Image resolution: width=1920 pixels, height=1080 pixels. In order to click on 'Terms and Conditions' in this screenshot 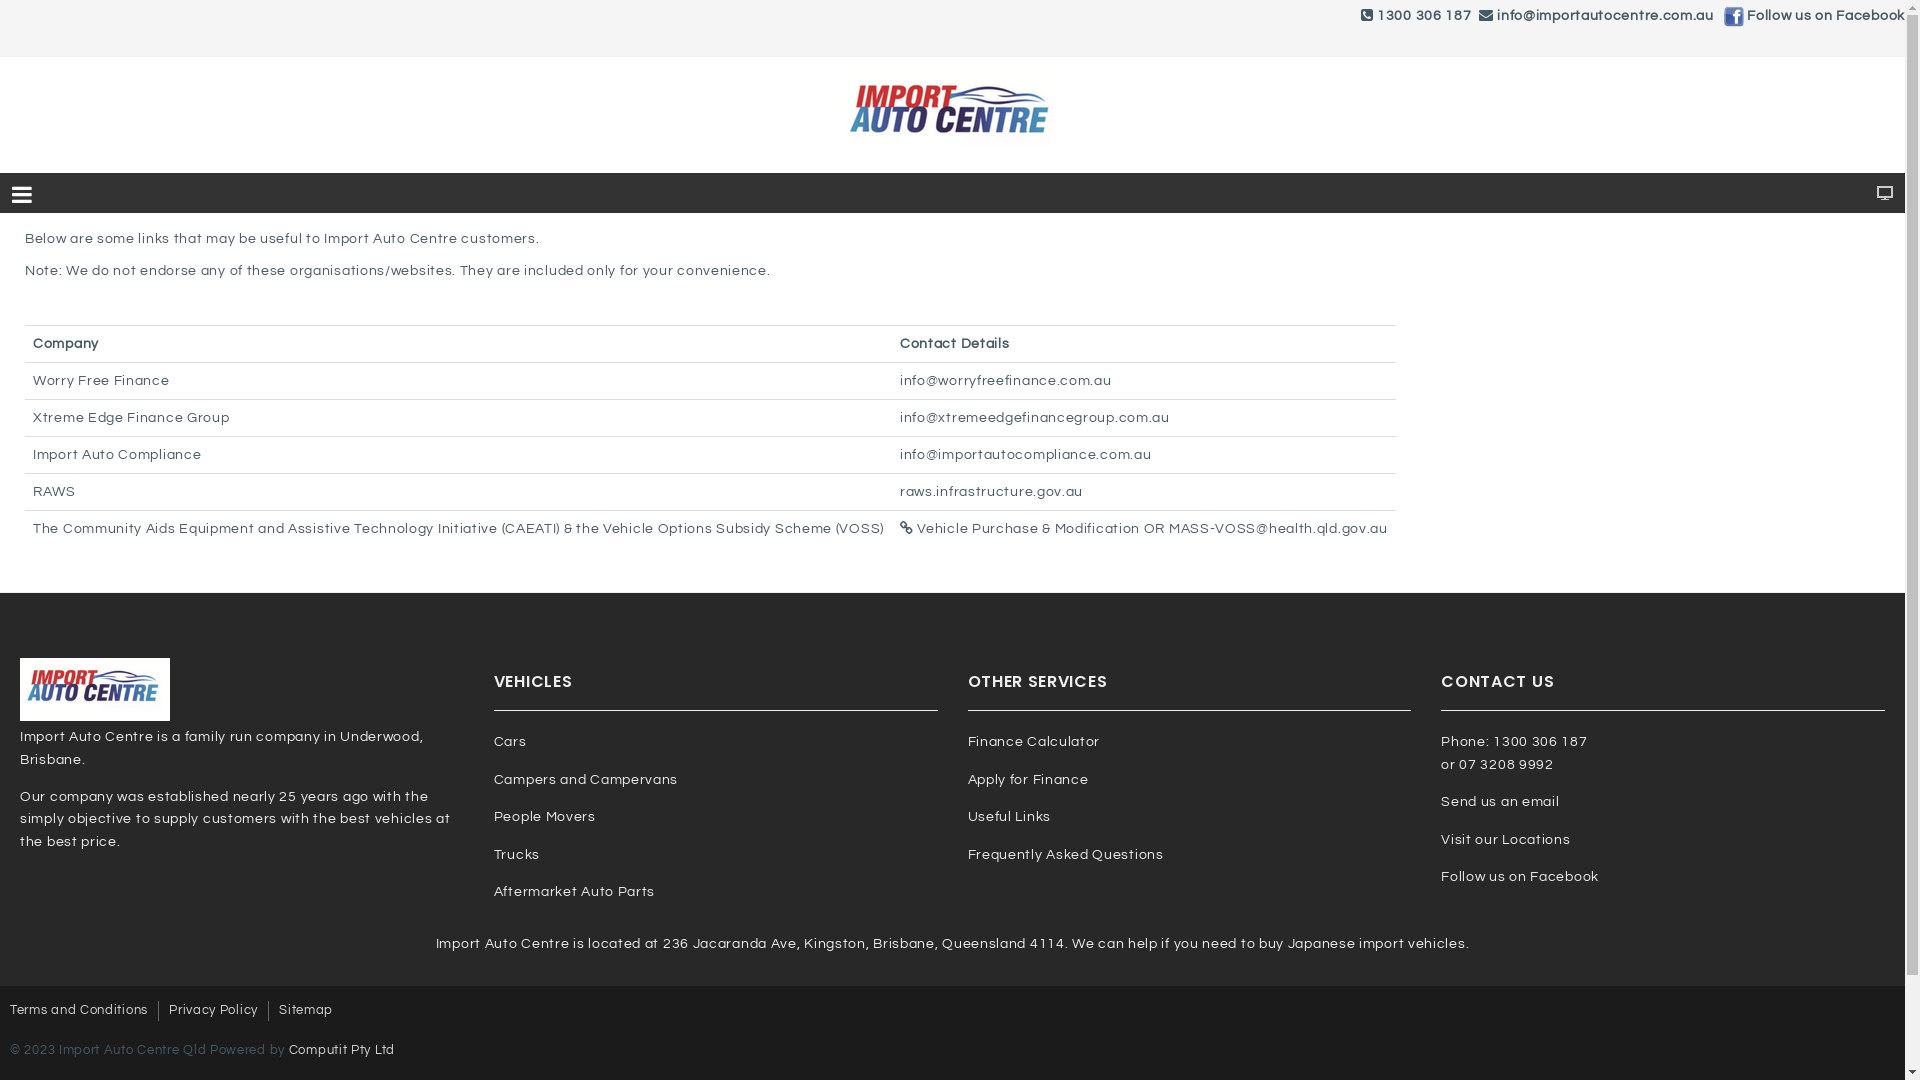, I will do `click(78, 1010)`.